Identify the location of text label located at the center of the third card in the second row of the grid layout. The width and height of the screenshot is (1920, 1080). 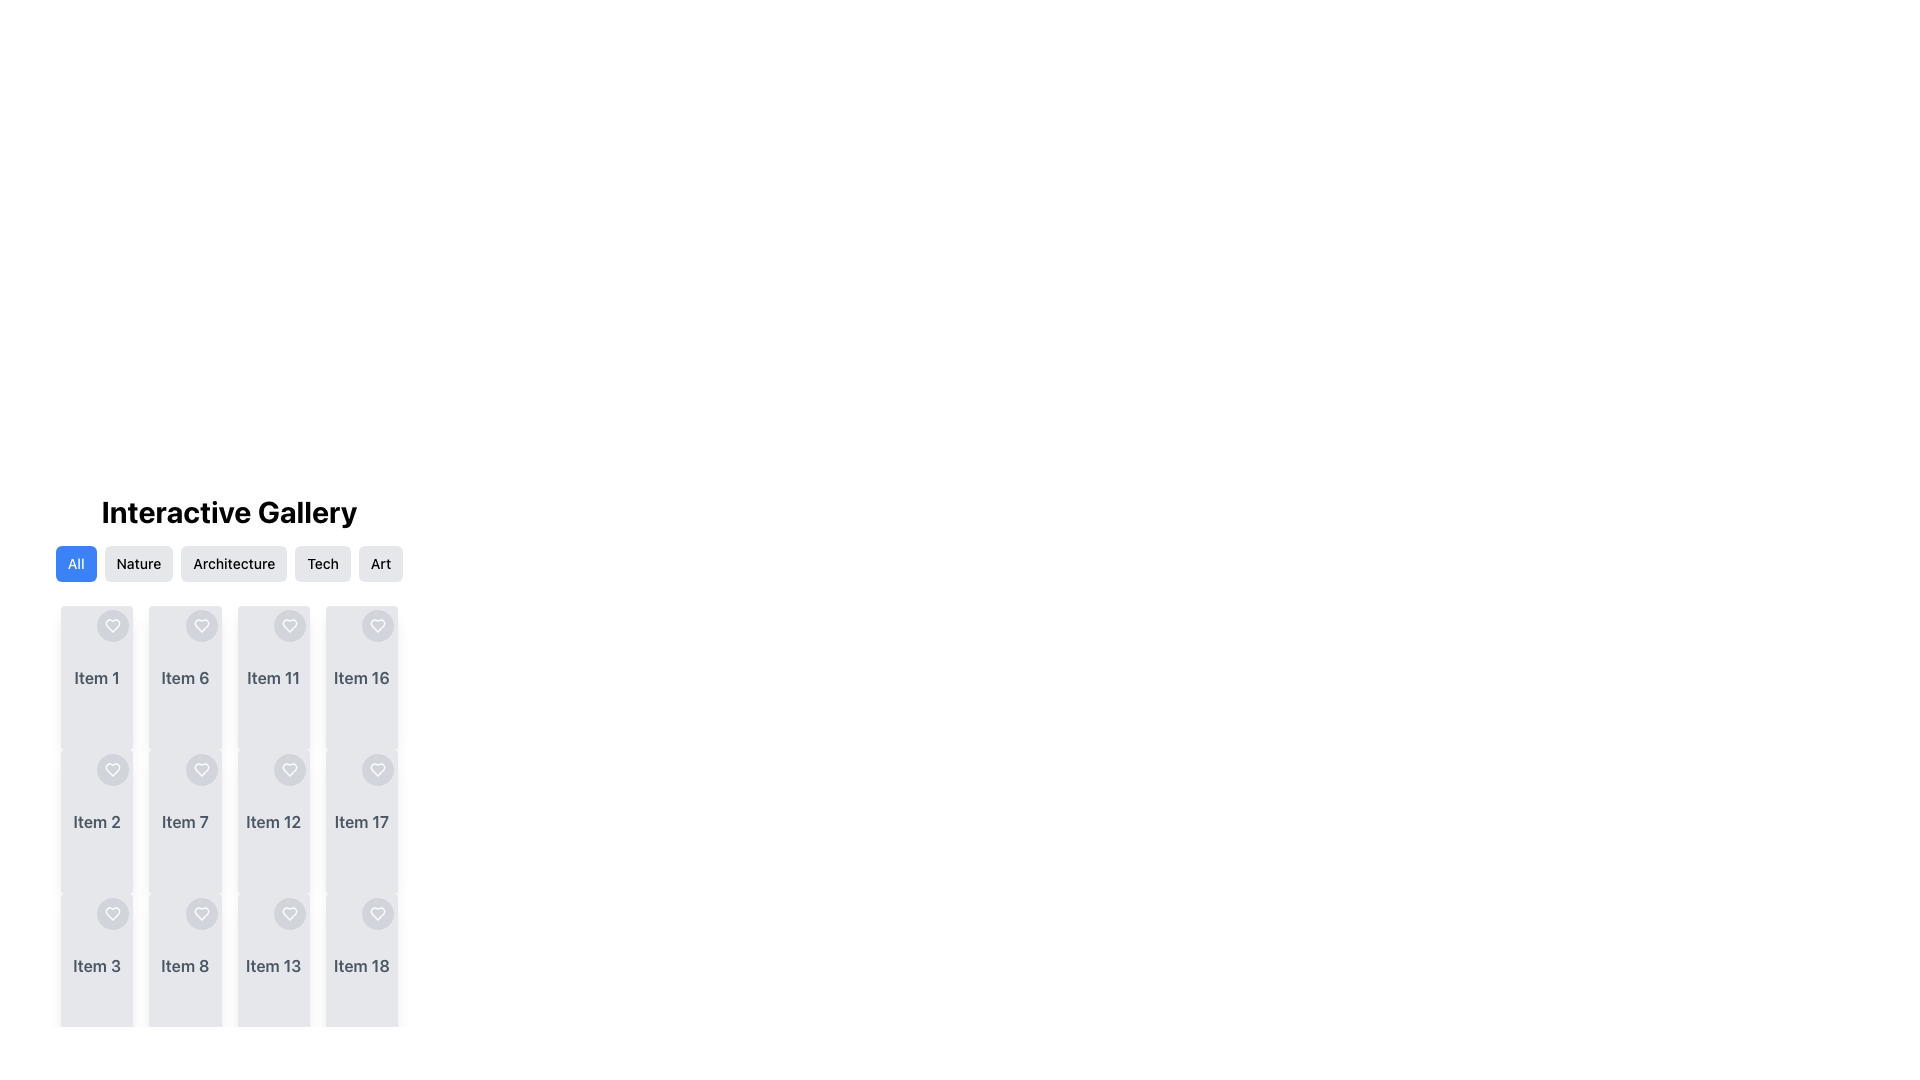
(272, 677).